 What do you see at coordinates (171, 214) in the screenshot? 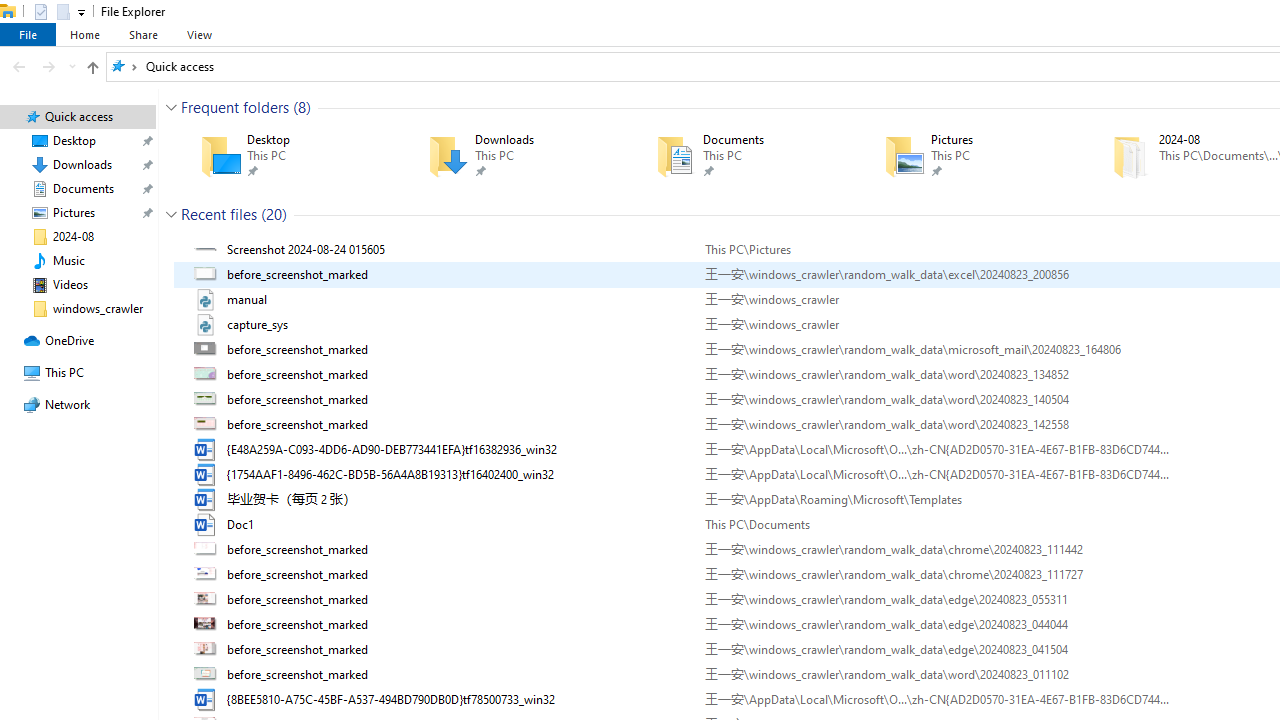
I see `'Collapse Group'` at bounding box center [171, 214].